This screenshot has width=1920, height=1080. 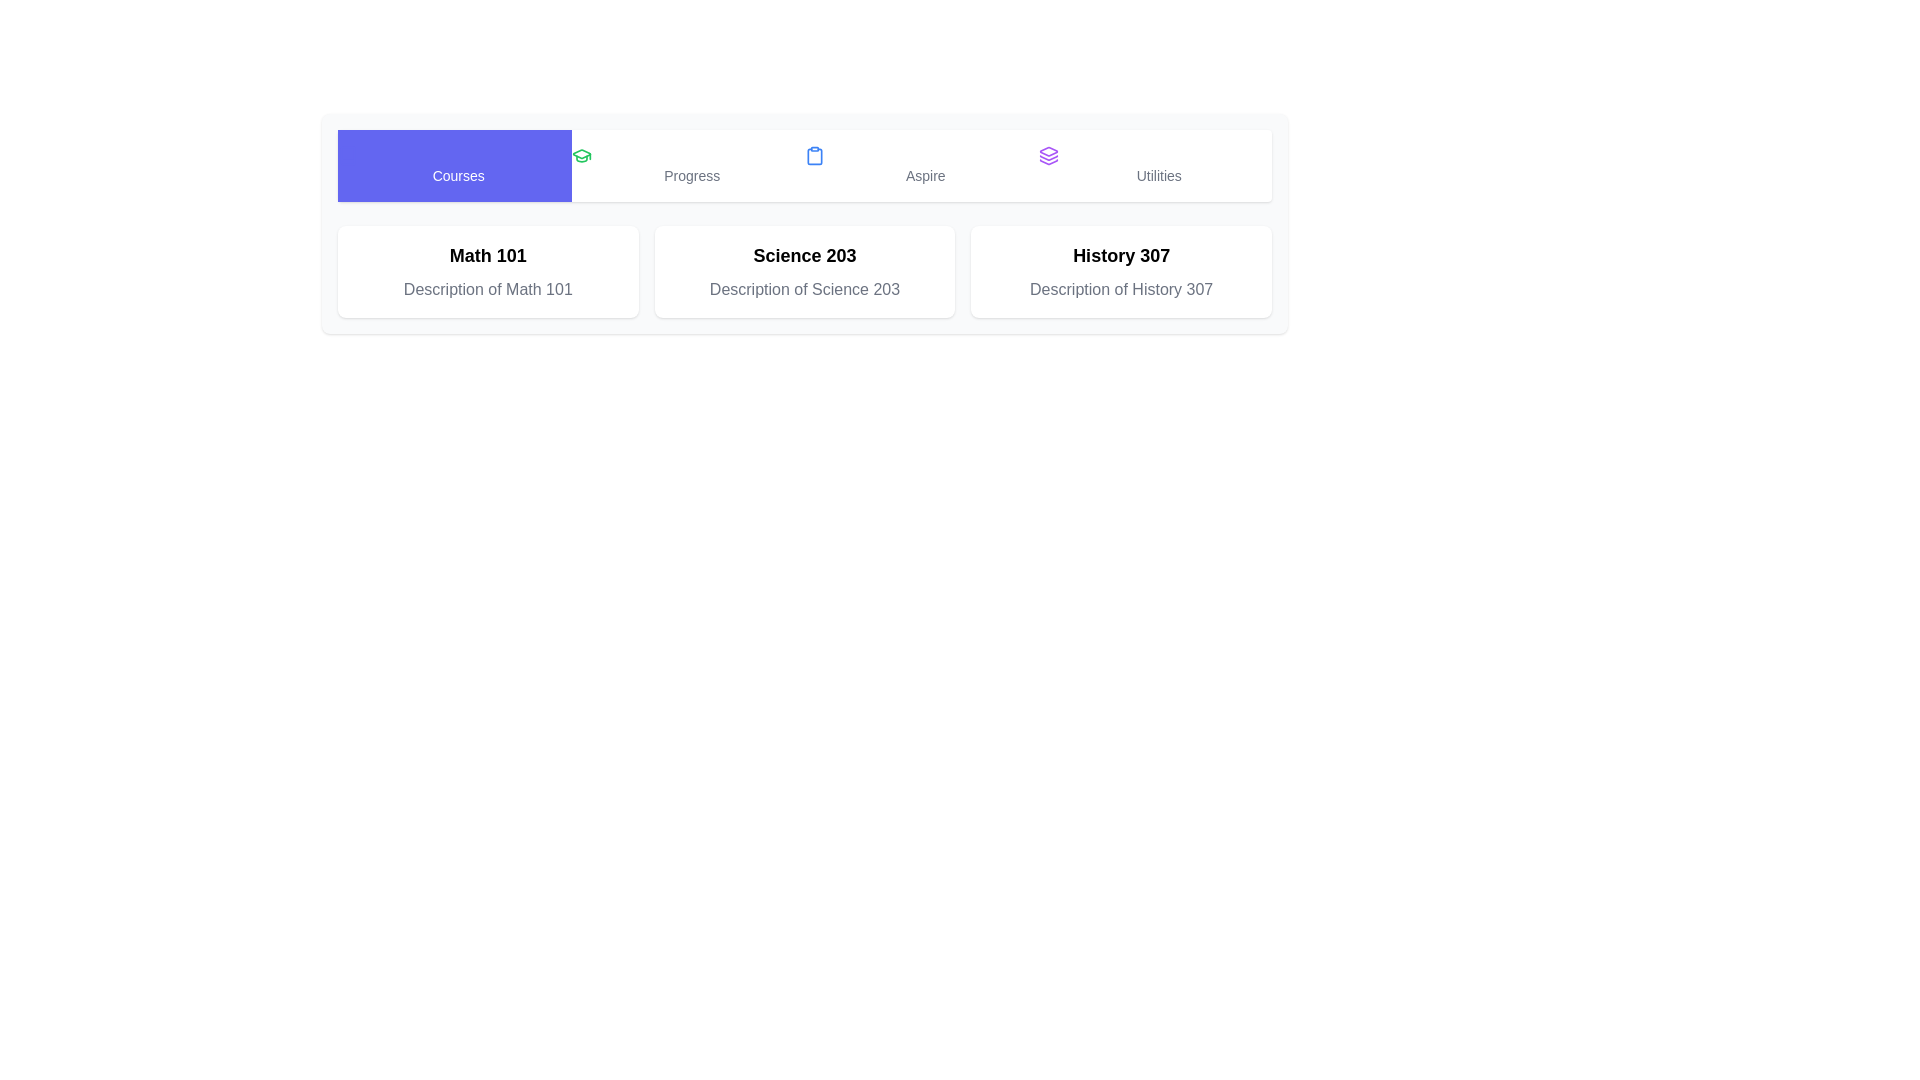 I want to click on the Navigation bar at the top of the layout, so click(x=805, y=164).